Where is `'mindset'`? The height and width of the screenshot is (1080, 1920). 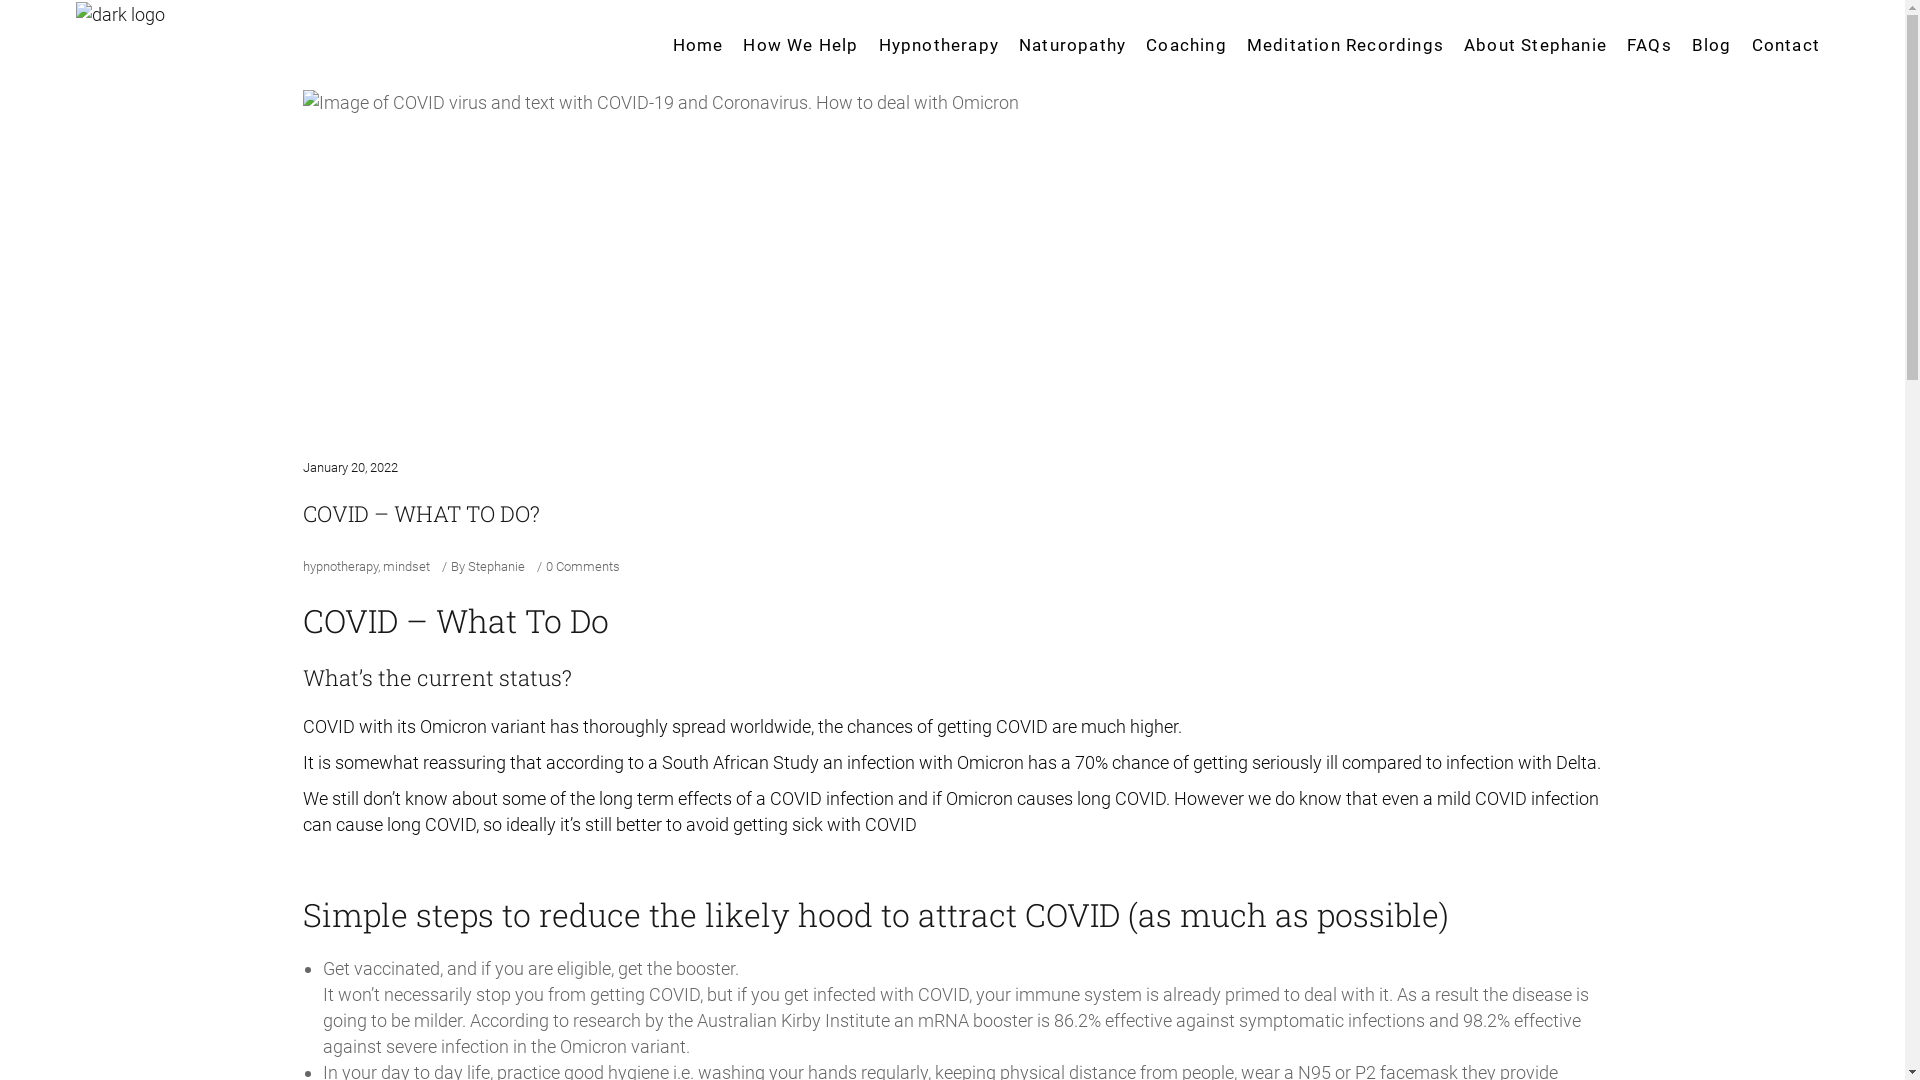 'mindset' is located at coordinates (404, 566).